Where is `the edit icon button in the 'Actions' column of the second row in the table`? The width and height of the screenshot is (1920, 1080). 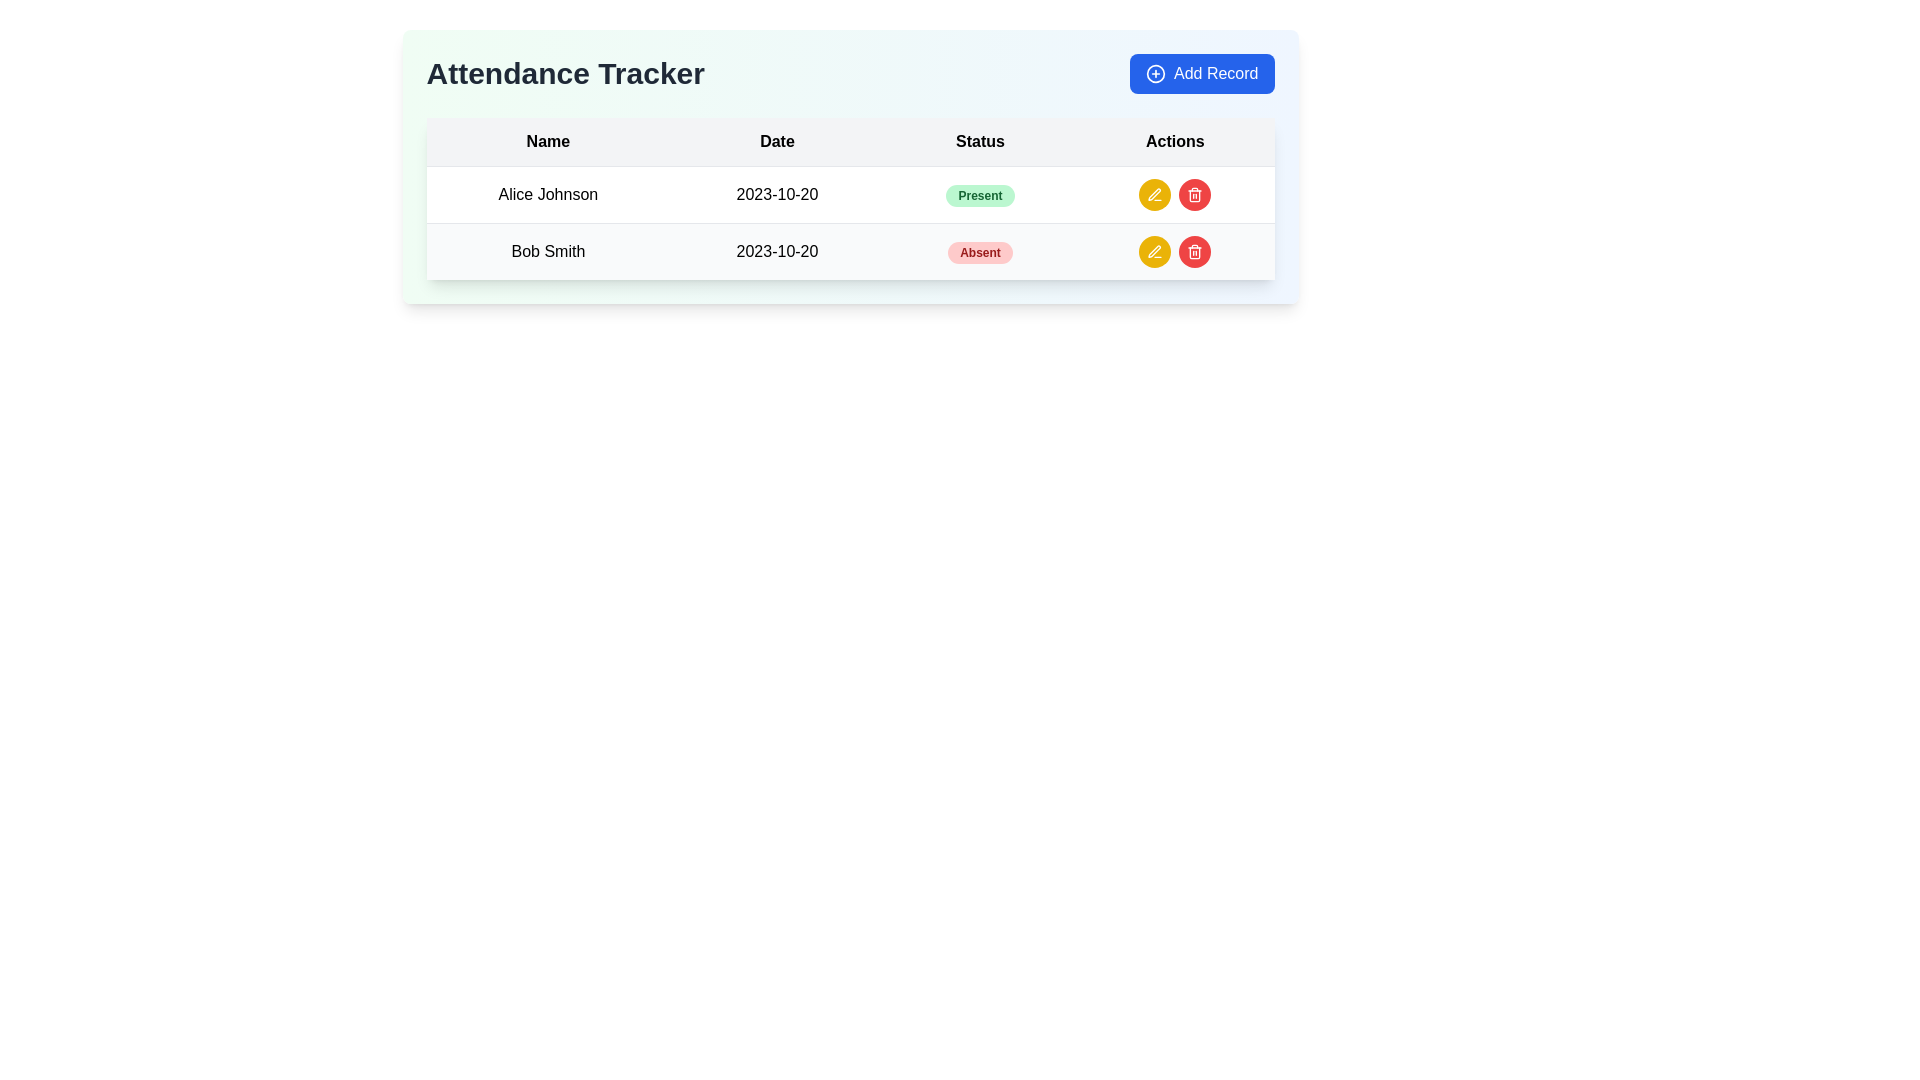 the edit icon button in the 'Actions' column of the second row in the table is located at coordinates (1155, 194).